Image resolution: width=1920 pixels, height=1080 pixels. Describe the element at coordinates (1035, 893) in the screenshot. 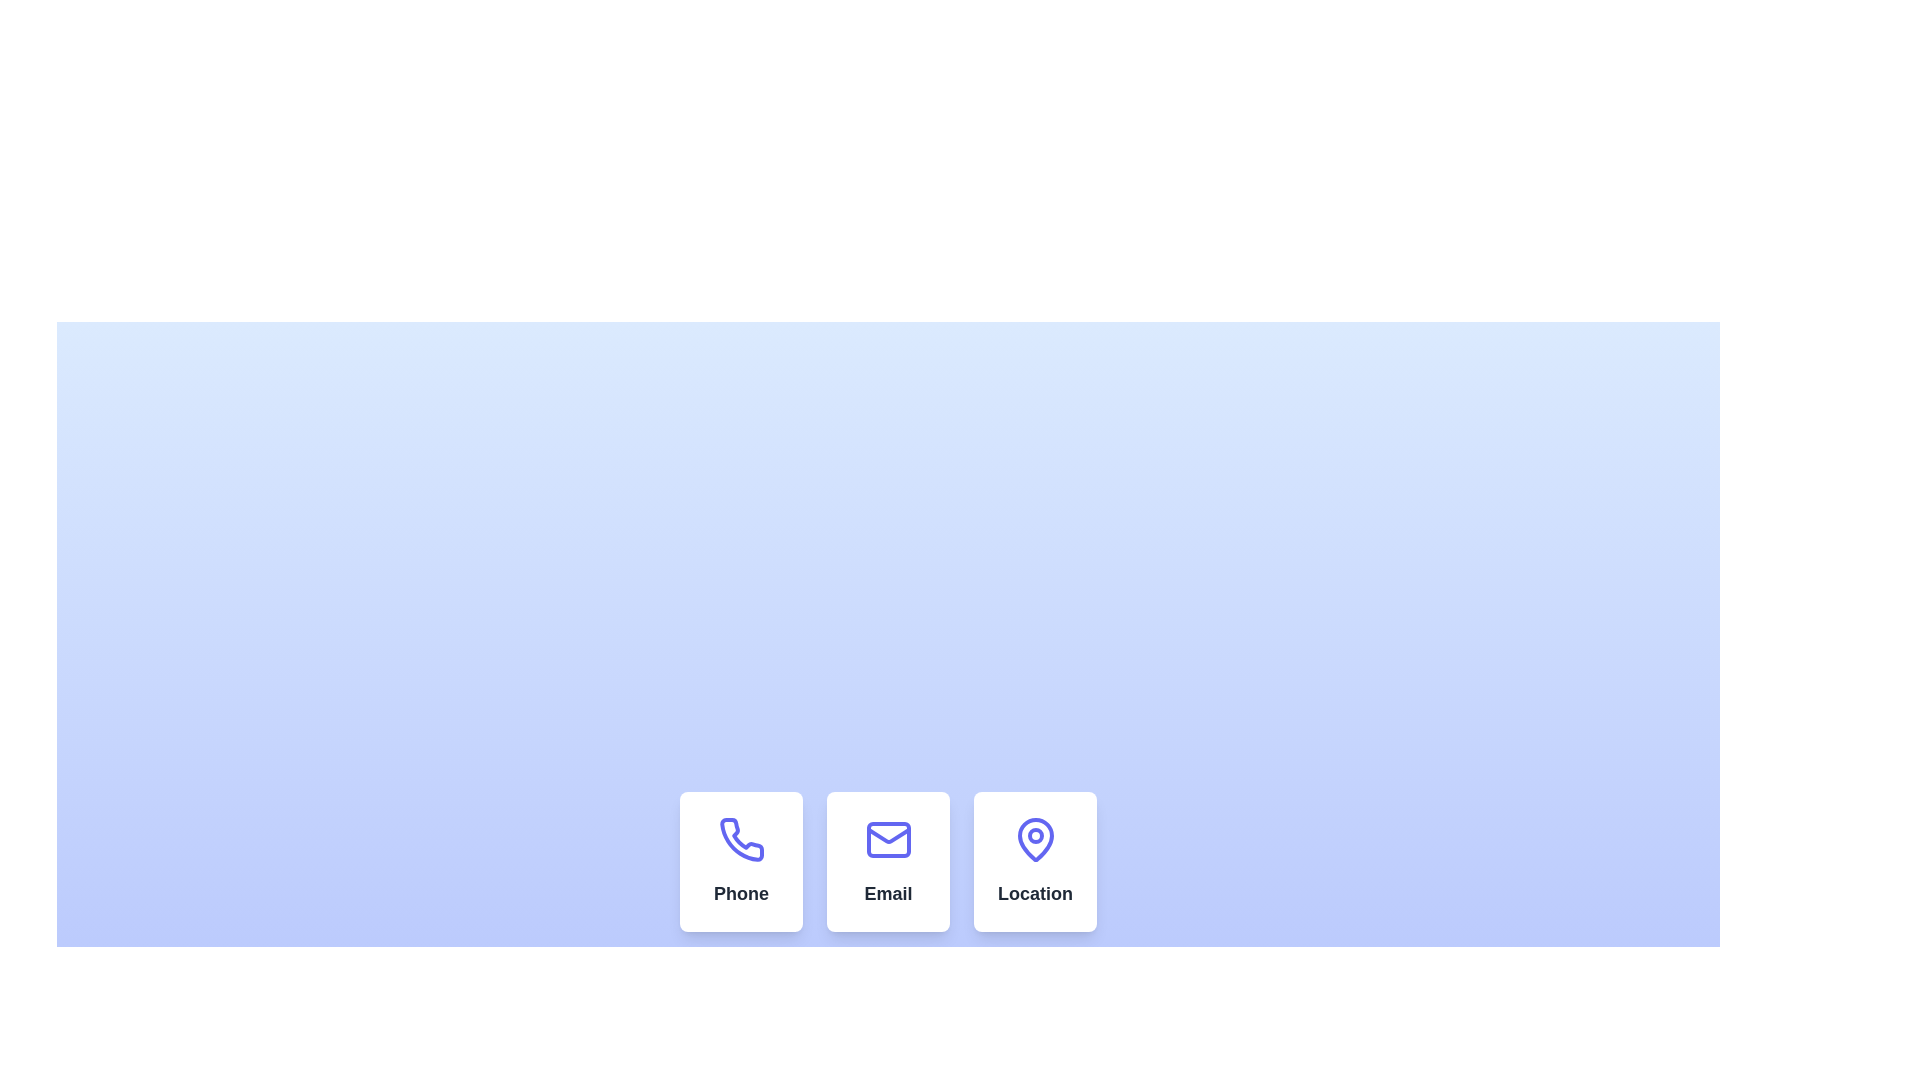

I see `the 'Location' text label, which is styled in bold font and located in the bottom-right of a card, below a map pin icon` at that location.